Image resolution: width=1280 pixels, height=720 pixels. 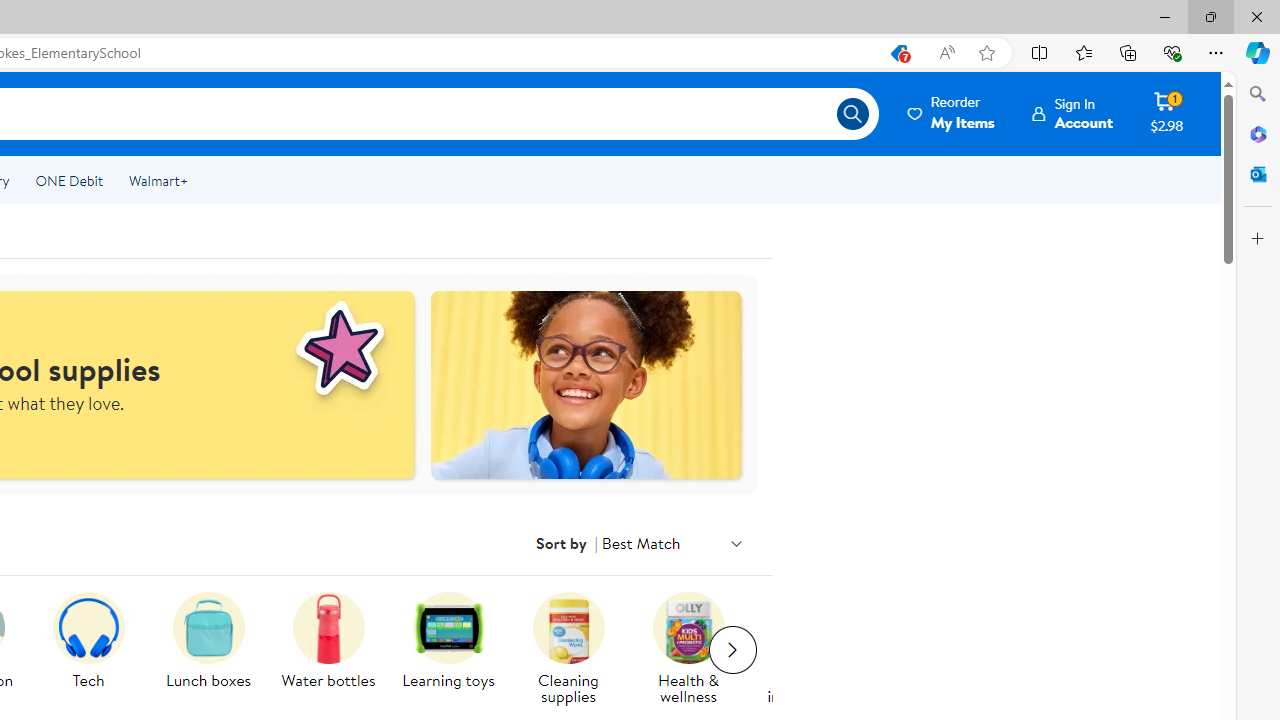 What do you see at coordinates (1166, 113) in the screenshot?
I see `'Cart contains 1 item Total Amount $2.98'` at bounding box center [1166, 113].